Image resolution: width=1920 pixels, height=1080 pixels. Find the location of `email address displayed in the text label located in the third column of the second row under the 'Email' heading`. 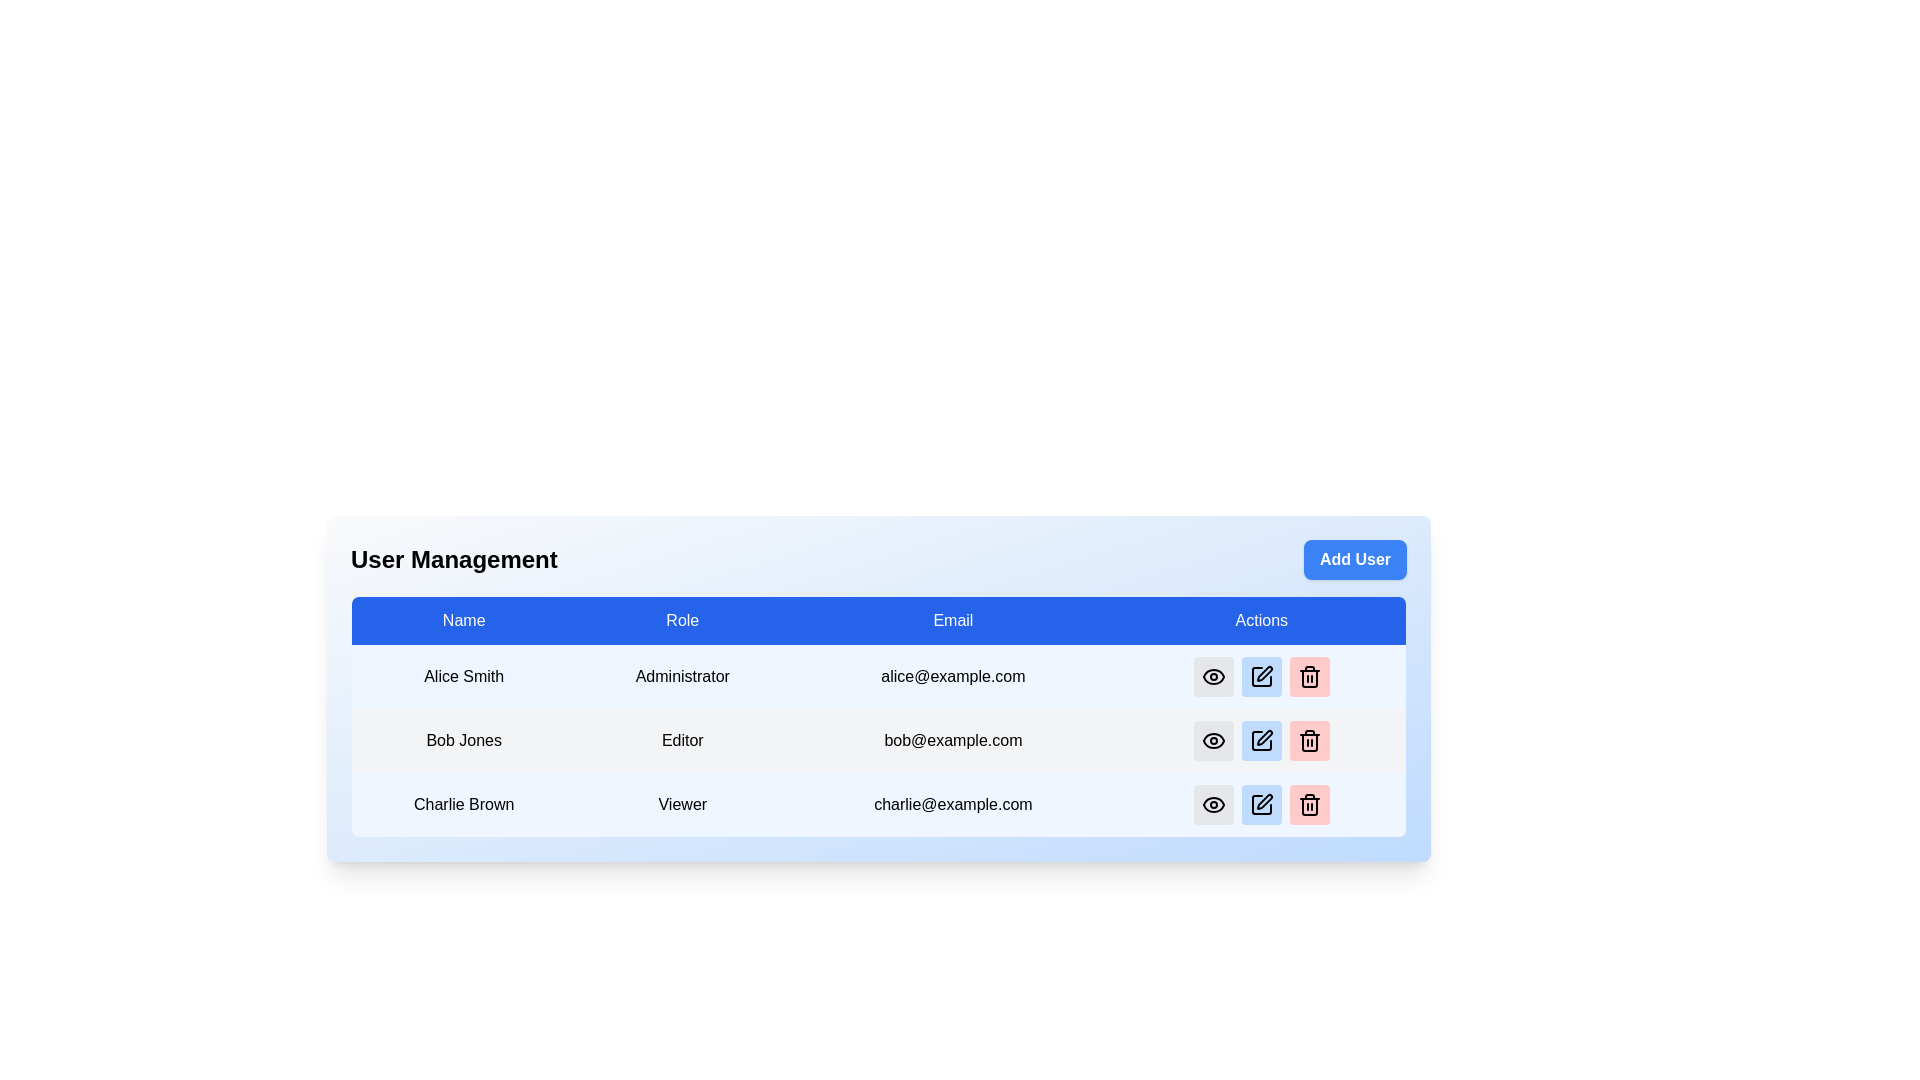

email address displayed in the text label located in the third column of the second row under the 'Email' heading is located at coordinates (952, 740).